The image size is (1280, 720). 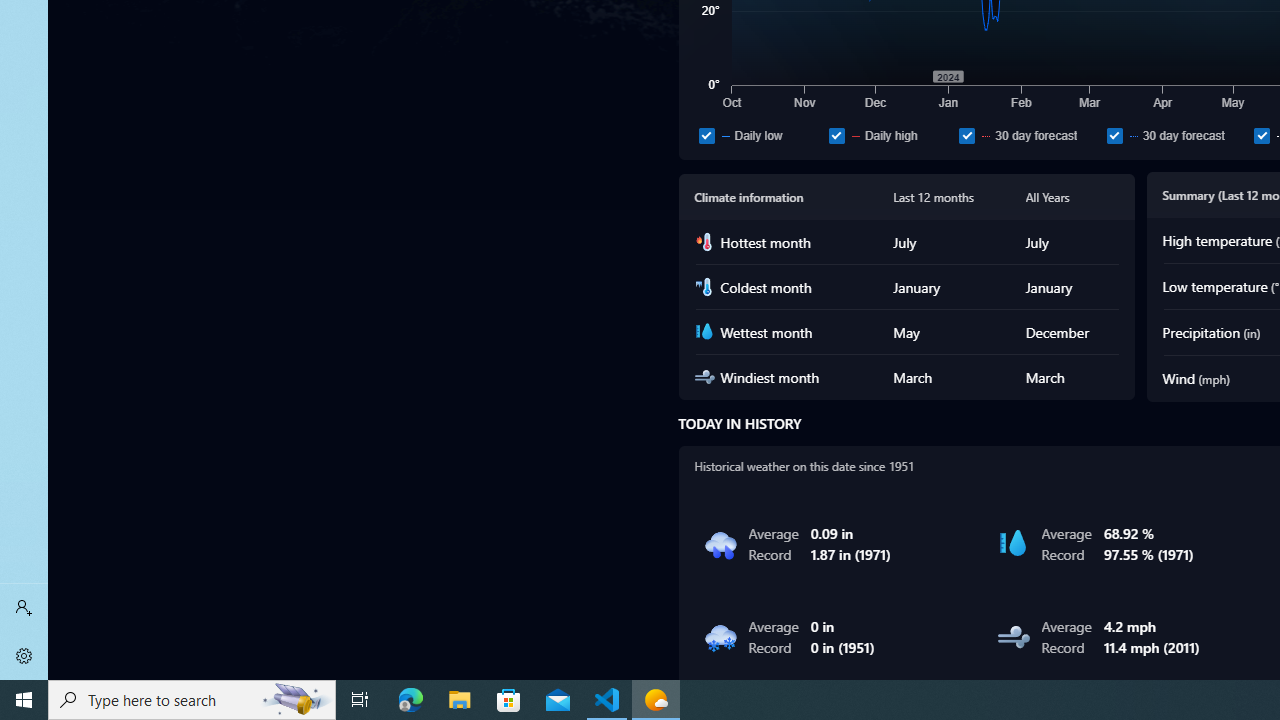 What do you see at coordinates (24, 655) in the screenshot?
I see `'Settings'` at bounding box center [24, 655].